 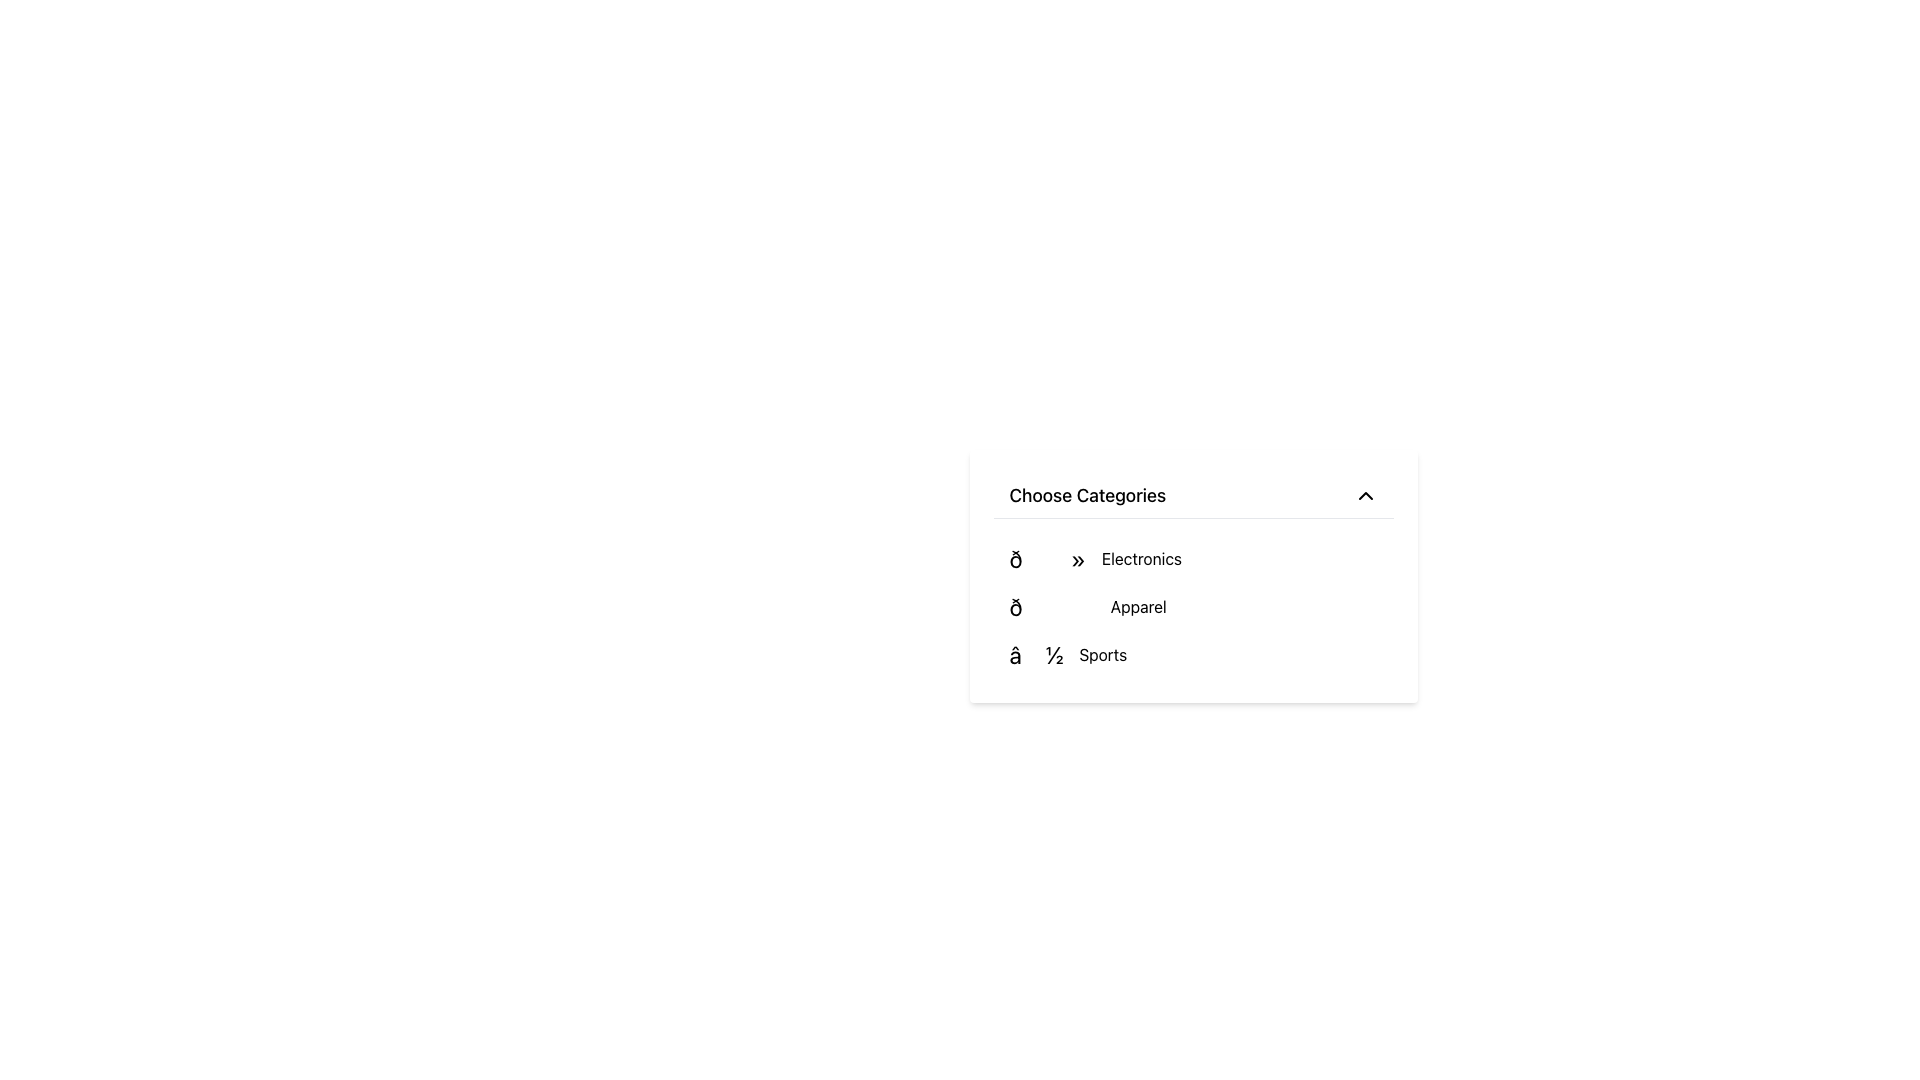 What do you see at coordinates (1138, 605) in the screenshot?
I see `the 'Apparel' category label in the dropdown menu, which is located in the second row under the 'Choose Categories' label` at bounding box center [1138, 605].